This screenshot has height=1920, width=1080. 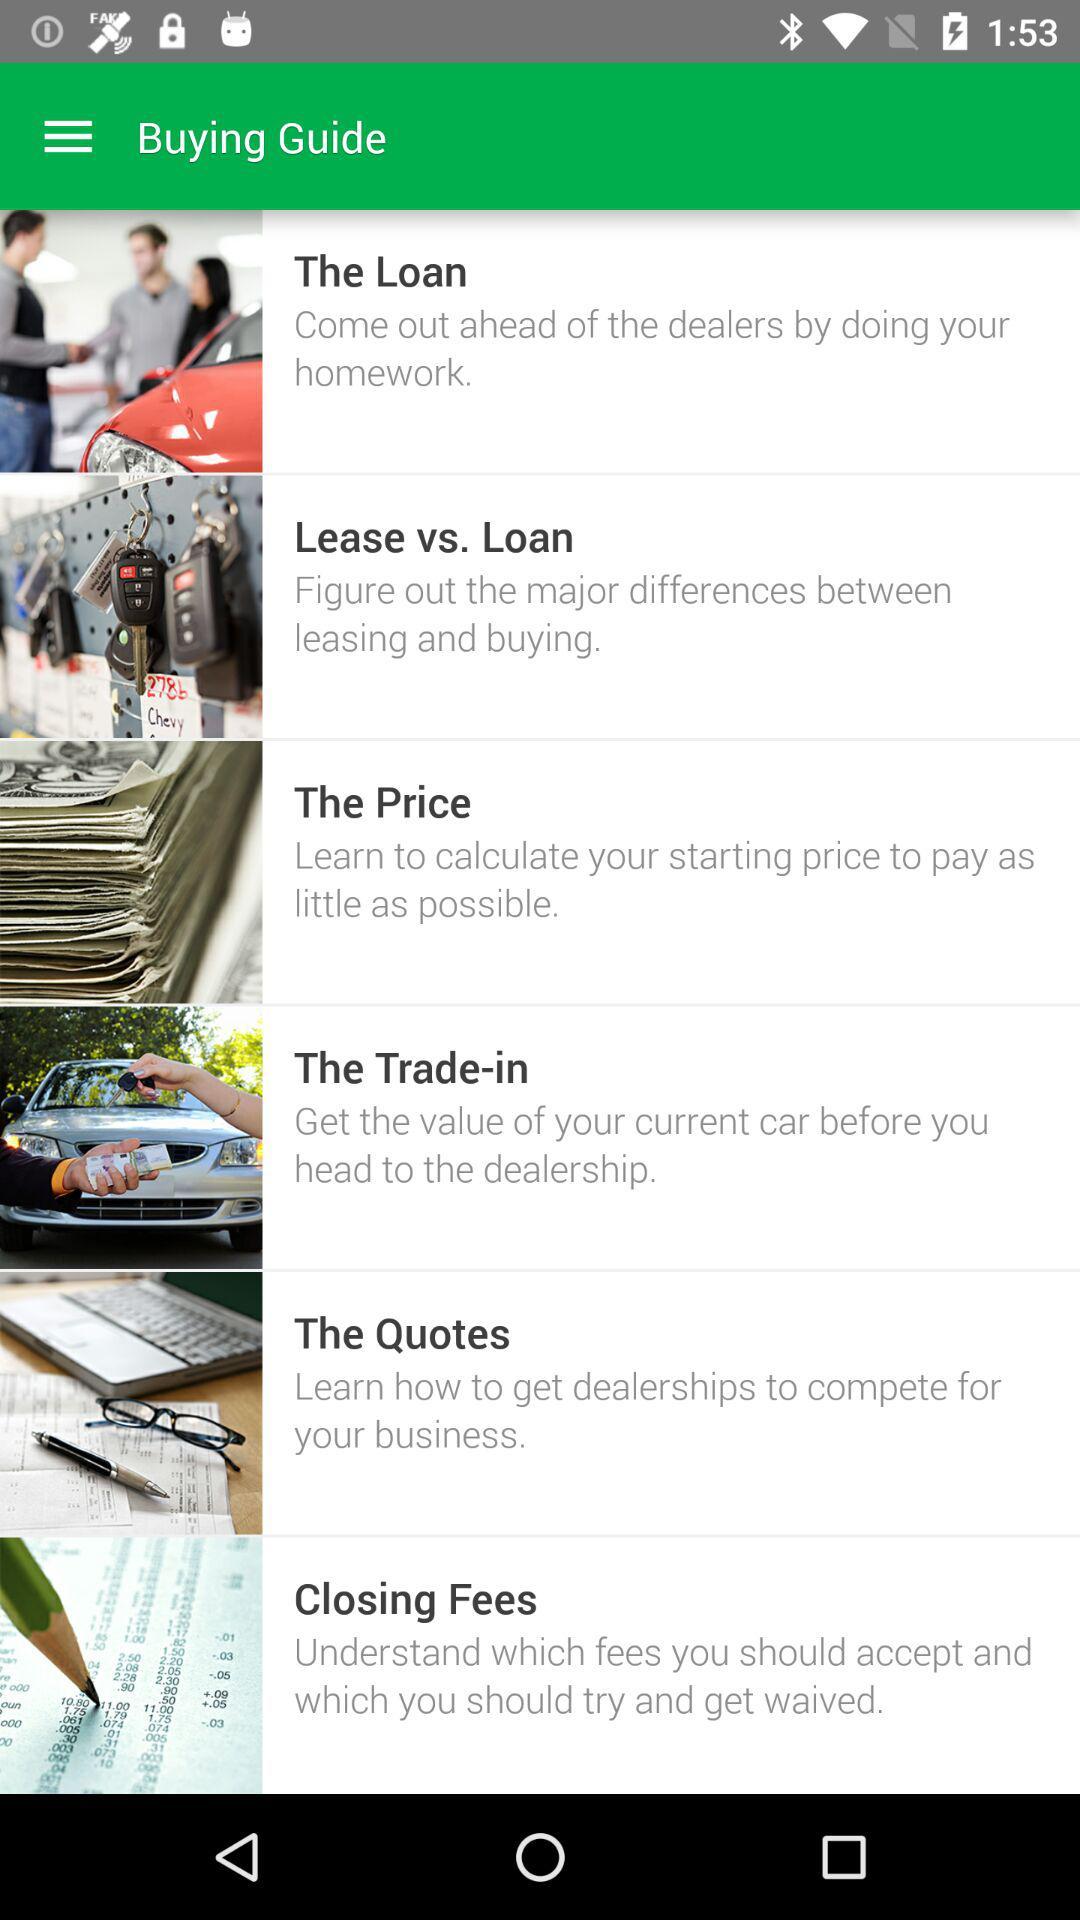 What do you see at coordinates (414, 1596) in the screenshot?
I see `closing fees item` at bounding box center [414, 1596].